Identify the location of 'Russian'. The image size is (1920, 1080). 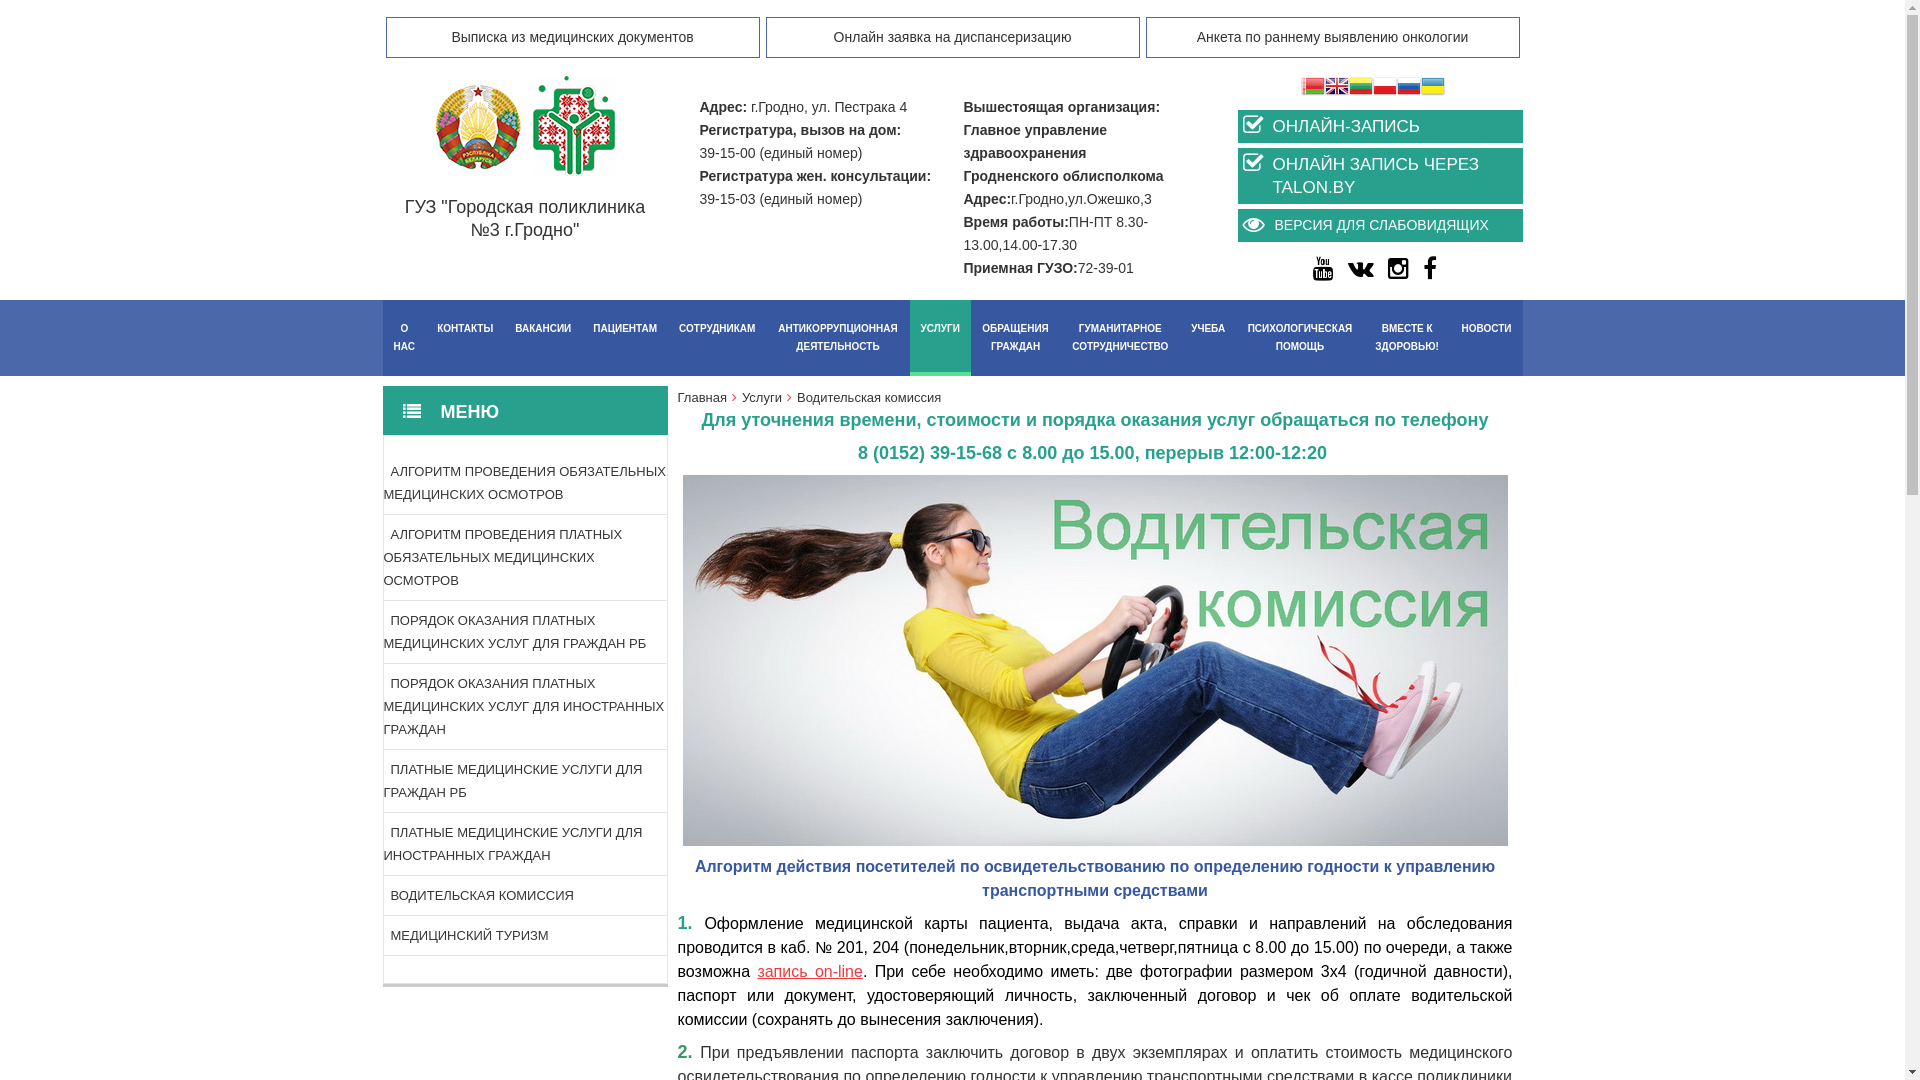
(1406, 87).